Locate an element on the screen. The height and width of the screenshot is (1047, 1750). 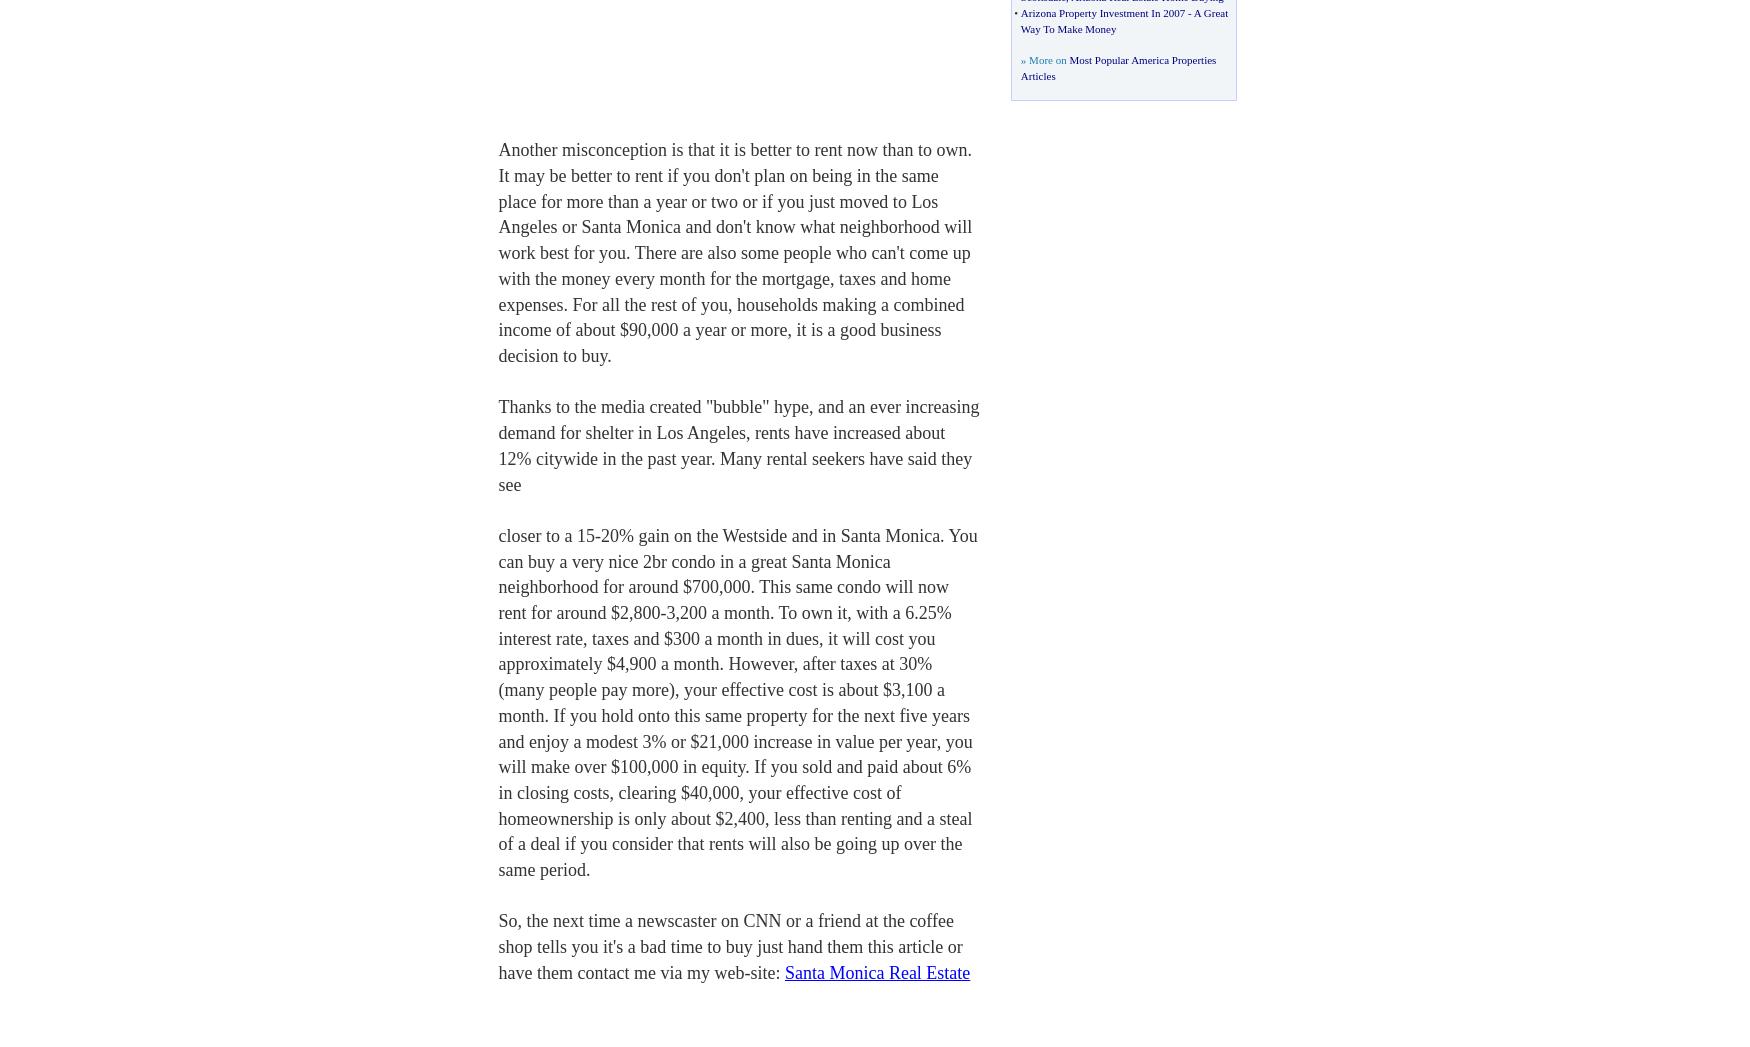
'-' is located at coordinates (1188, 11).